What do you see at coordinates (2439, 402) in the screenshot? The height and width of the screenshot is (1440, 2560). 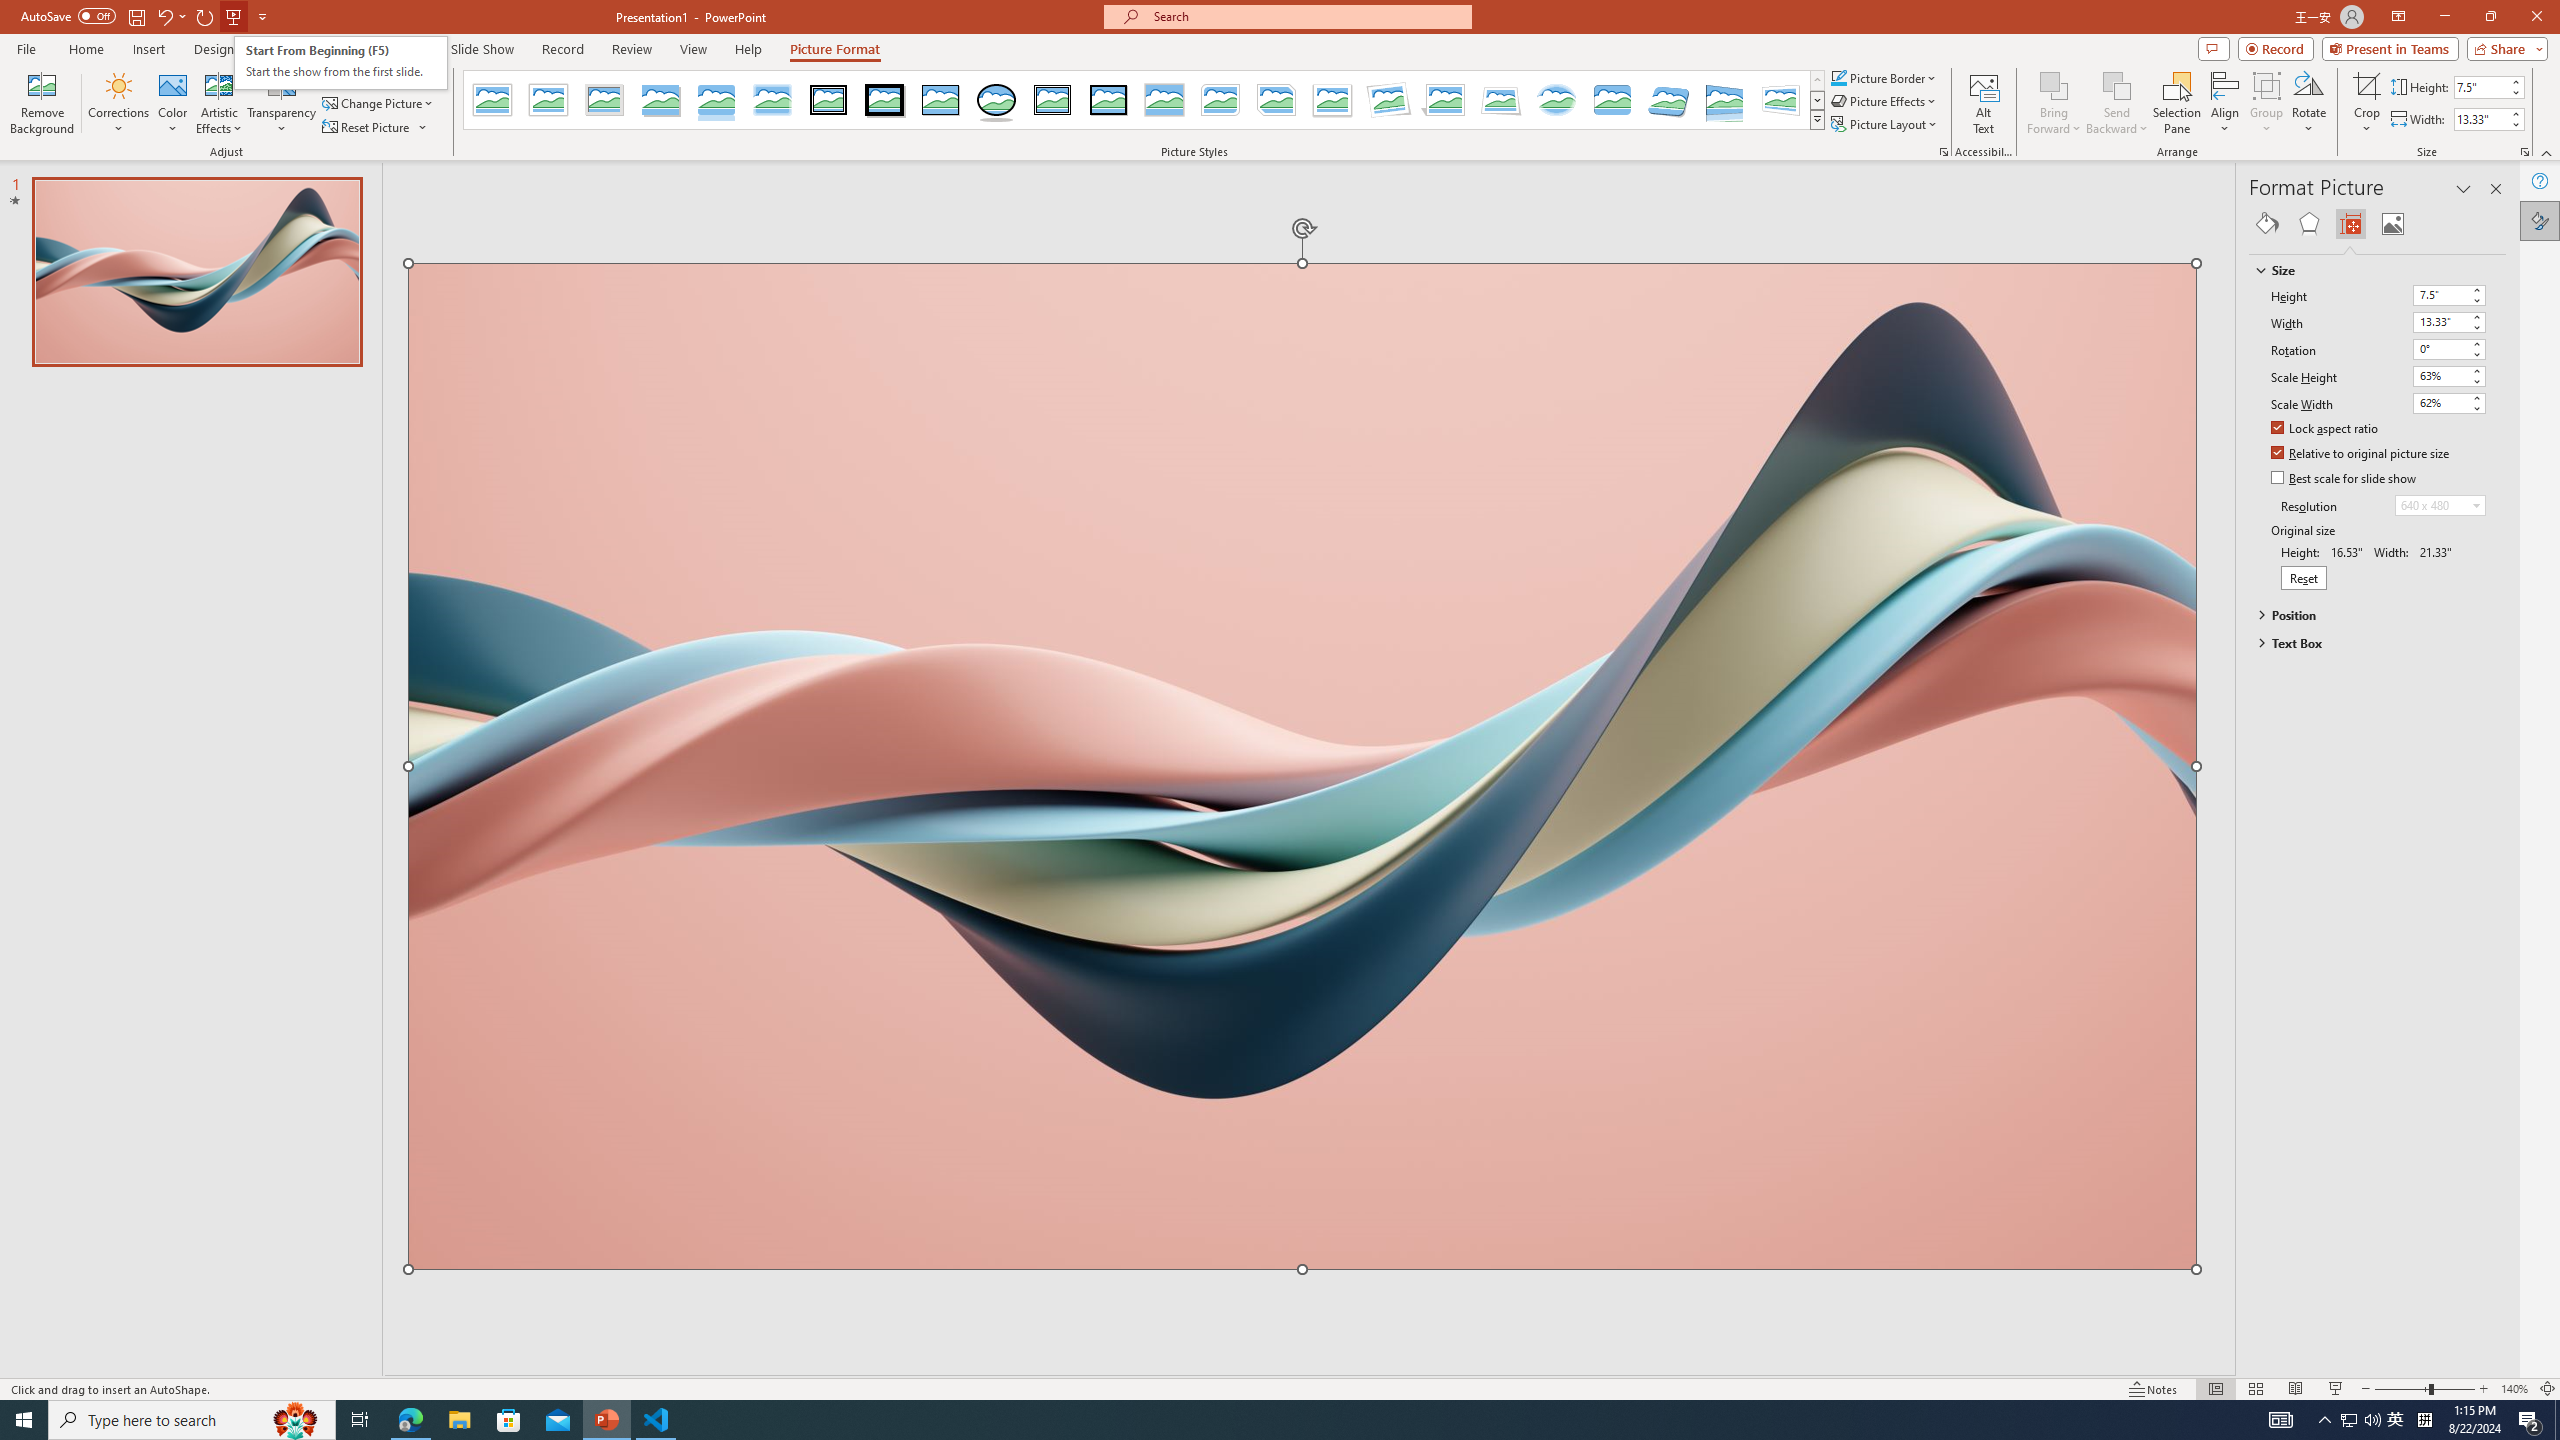 I see `'Scale Width'` at bounding box center [2439, 402].